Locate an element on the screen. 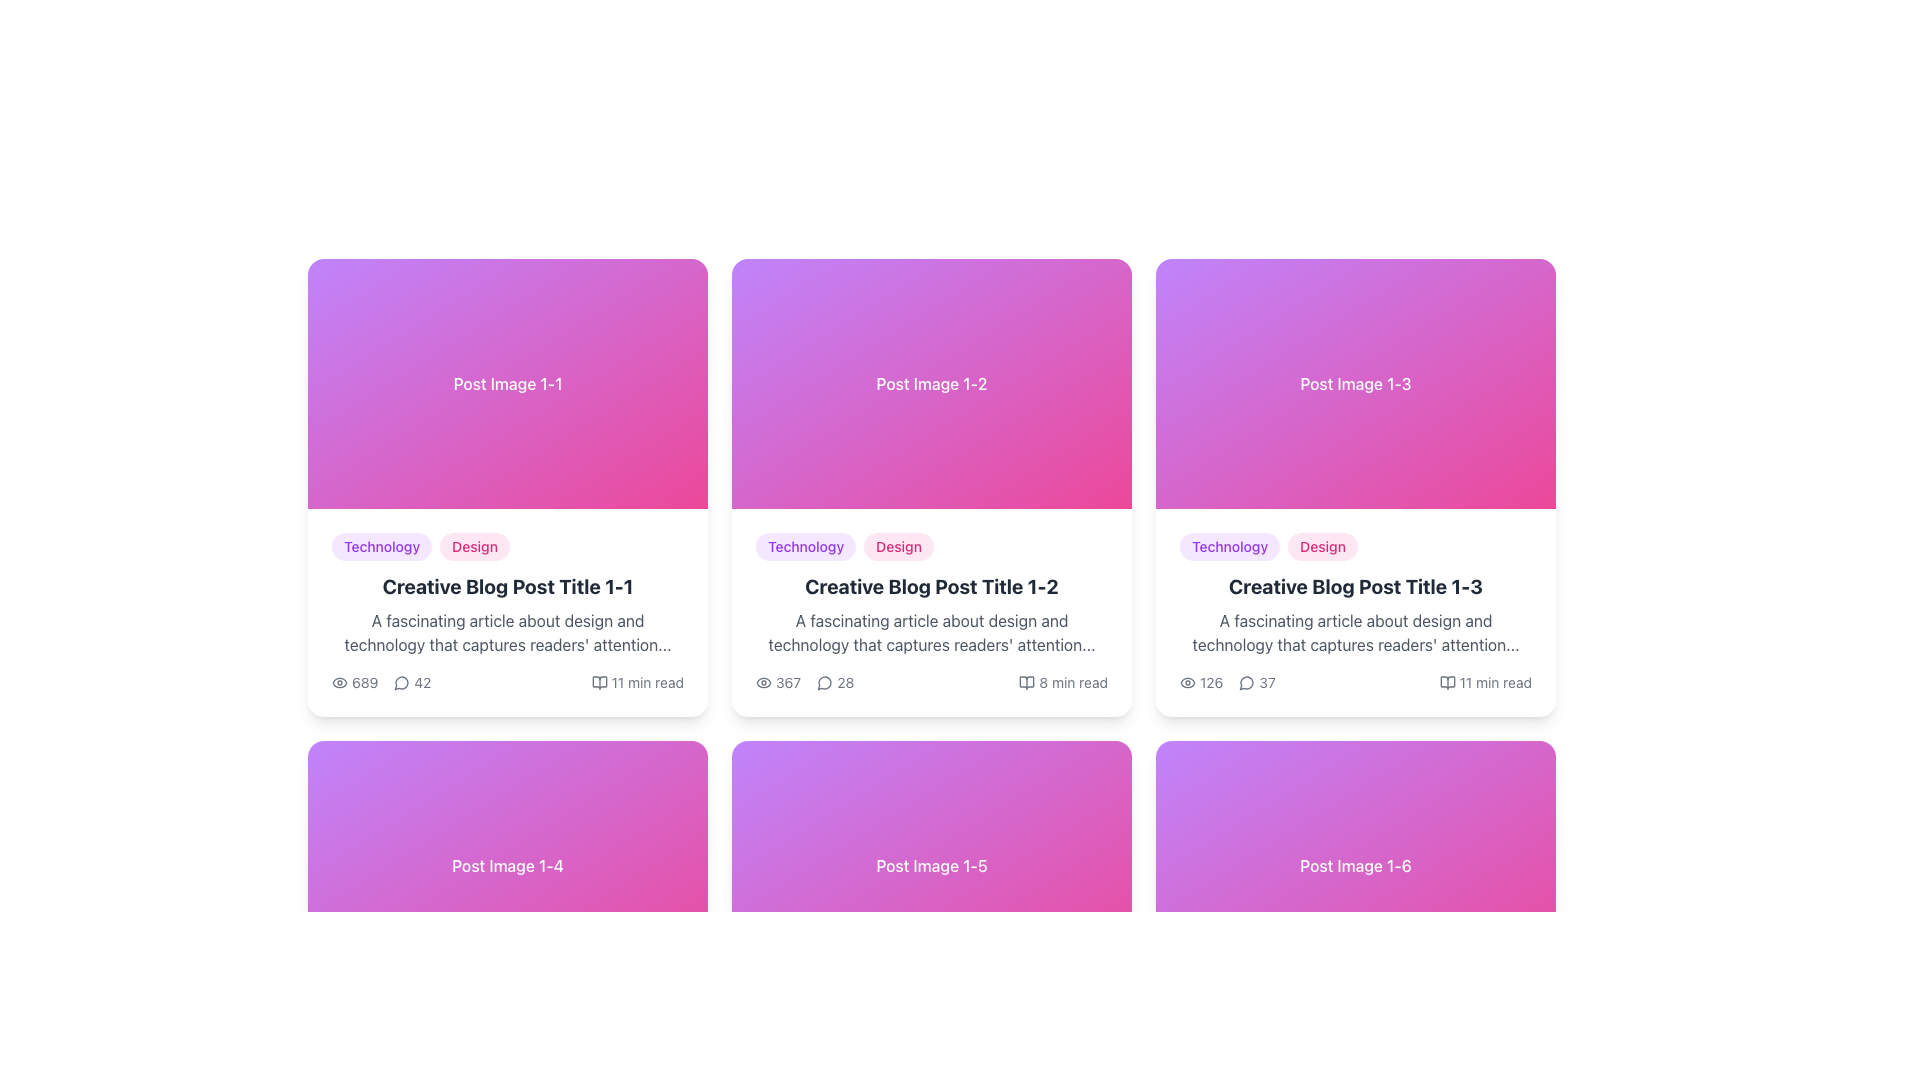 This screenshot has height=1080, width=1920. the informational display element consisting of the numeric values '689' and '42' along with their respective icons (eye and chat bubble), located in the lower-left corner of the card titled 'Creative Blog Post Title 1-1' is located at coordinates (381, 681).